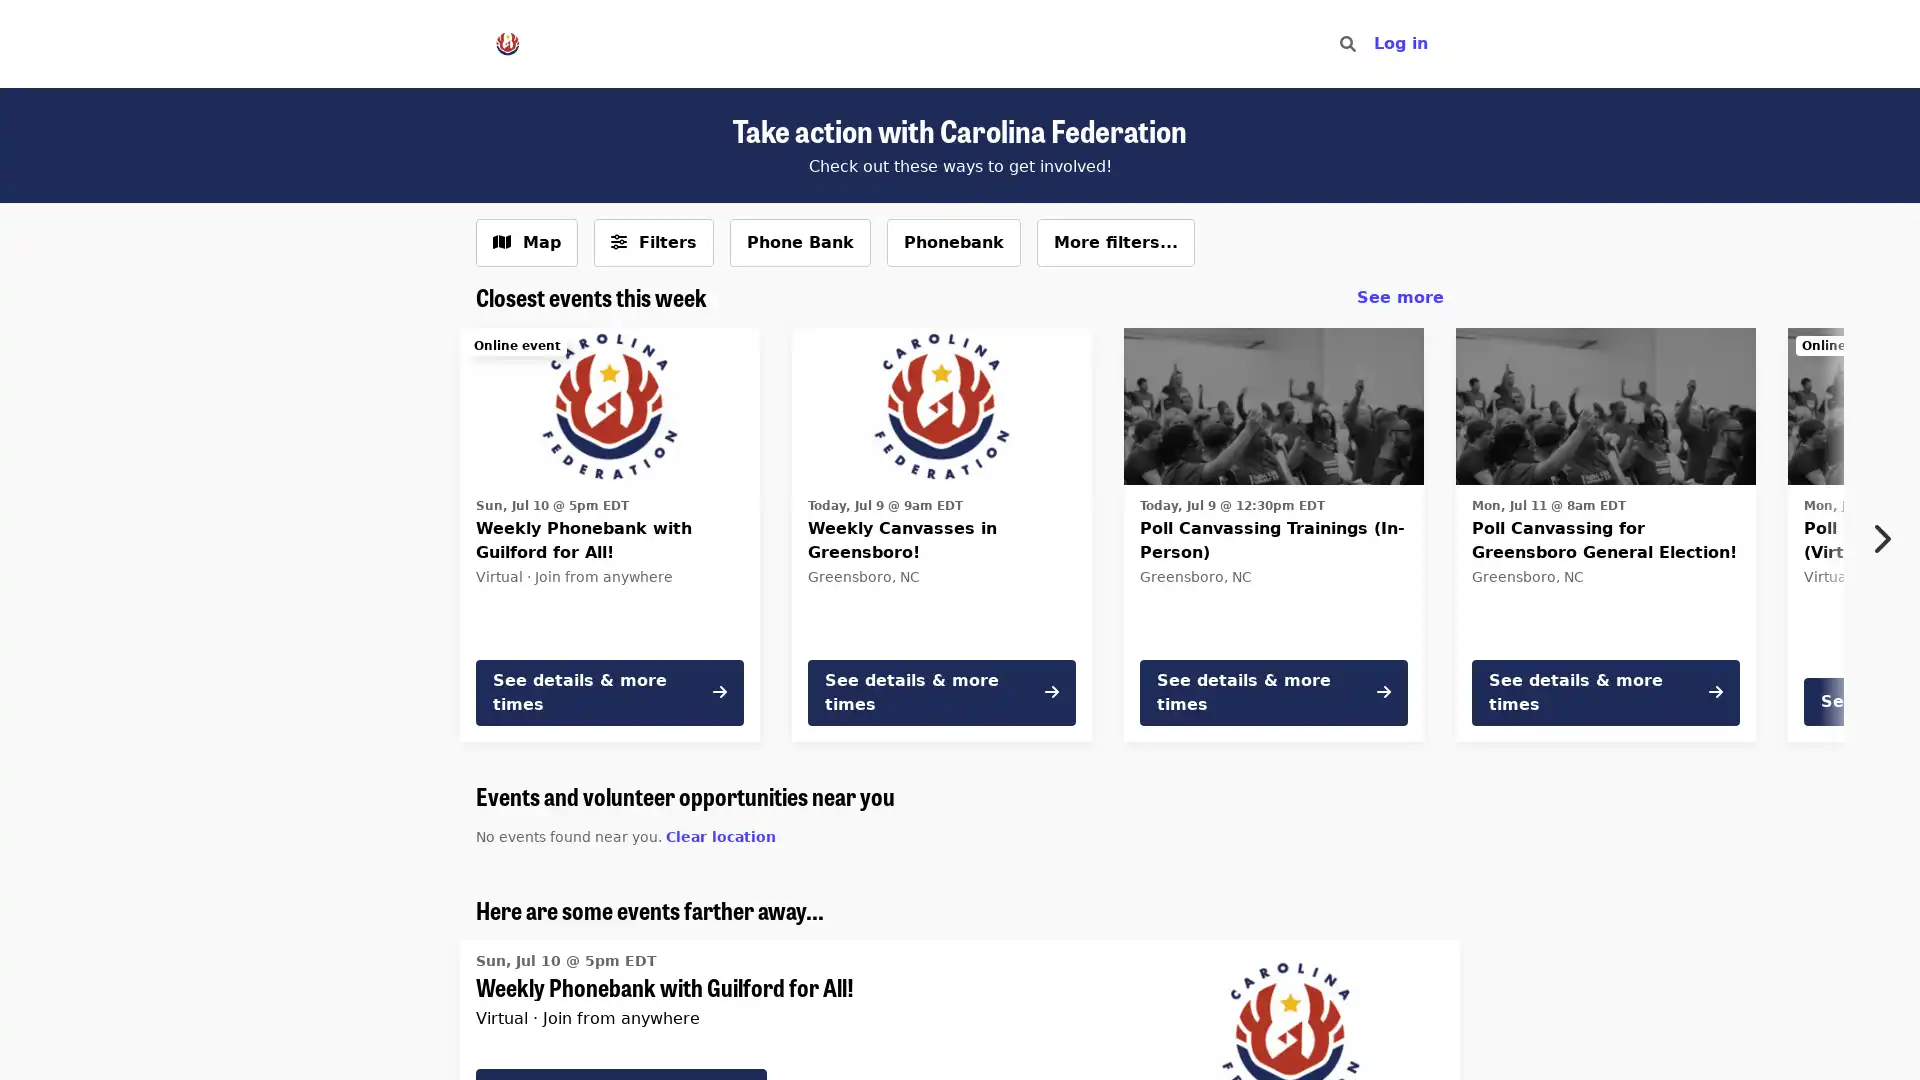 This screenshot has width=1920, height=1080. I want to click on See details & more times, so click(1272, 690).